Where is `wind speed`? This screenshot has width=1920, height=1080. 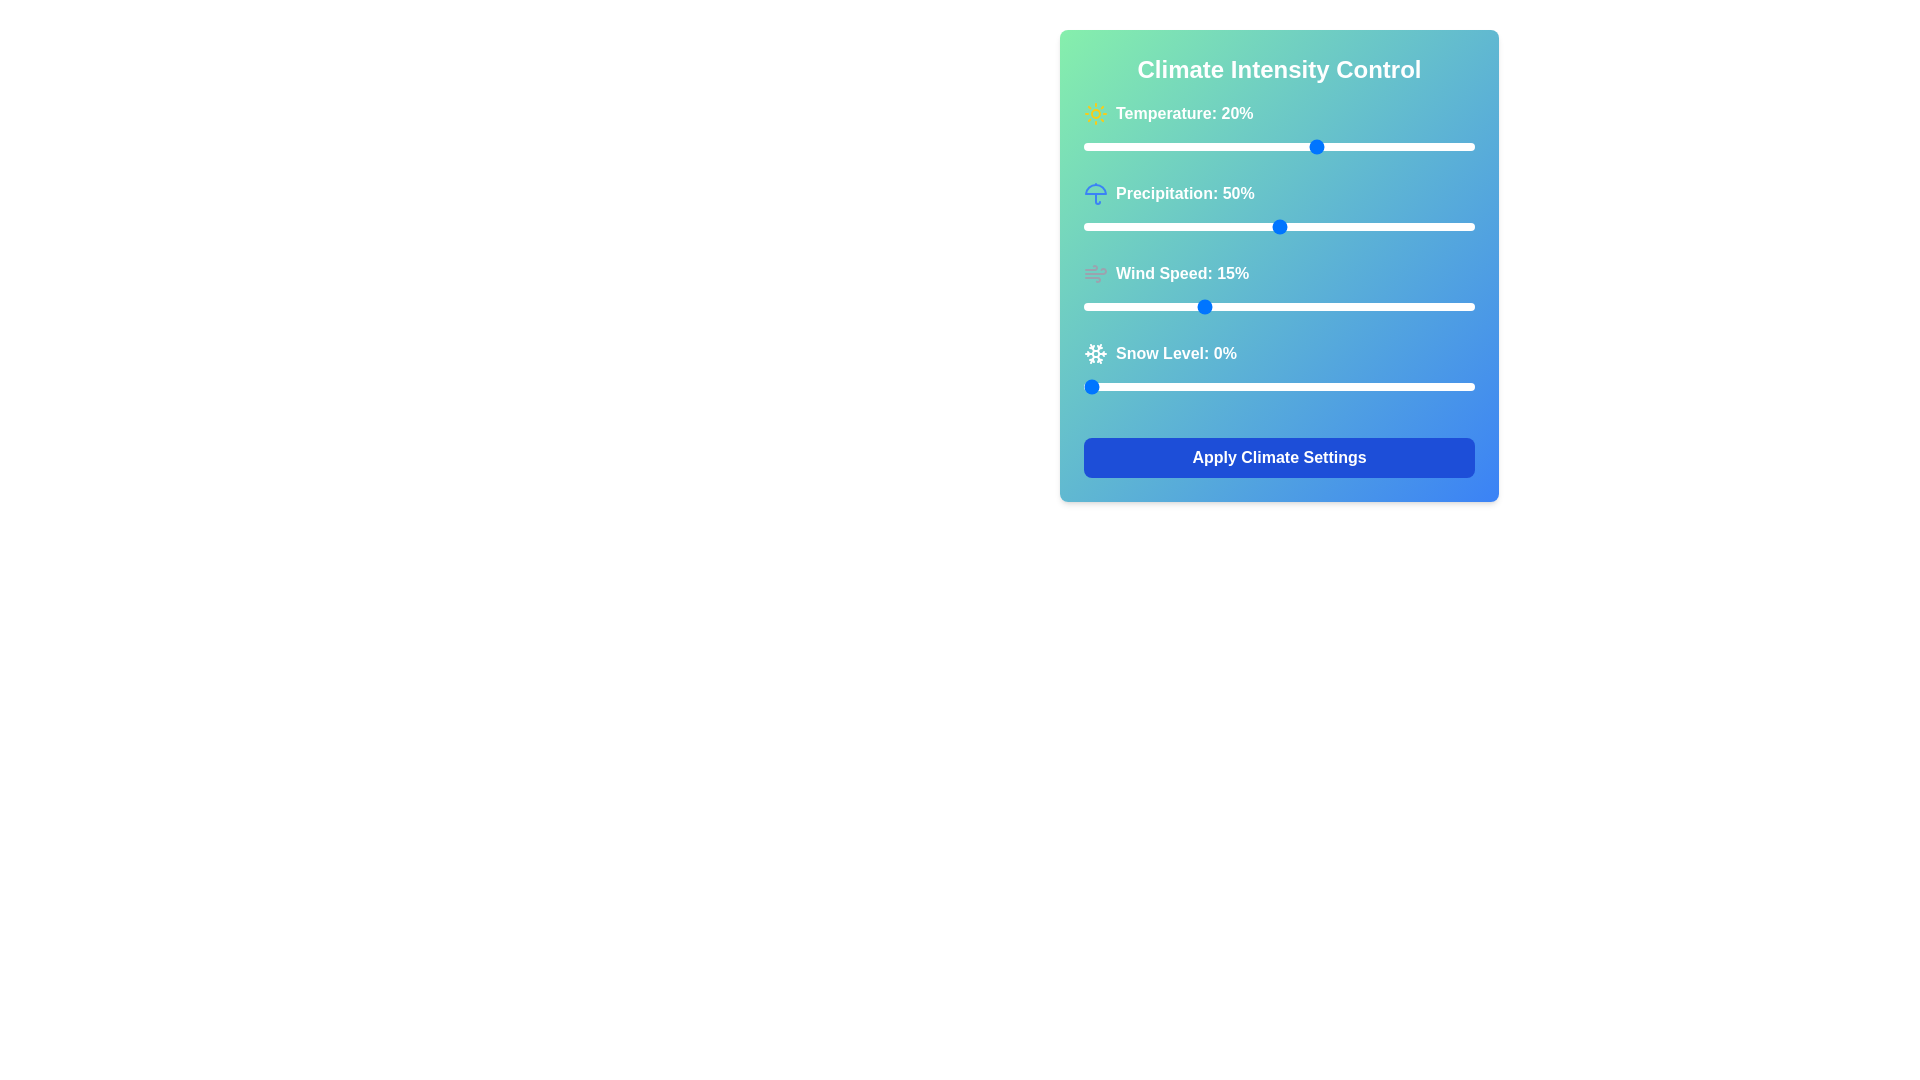
wind speed is located at coordinates (1380, 307).